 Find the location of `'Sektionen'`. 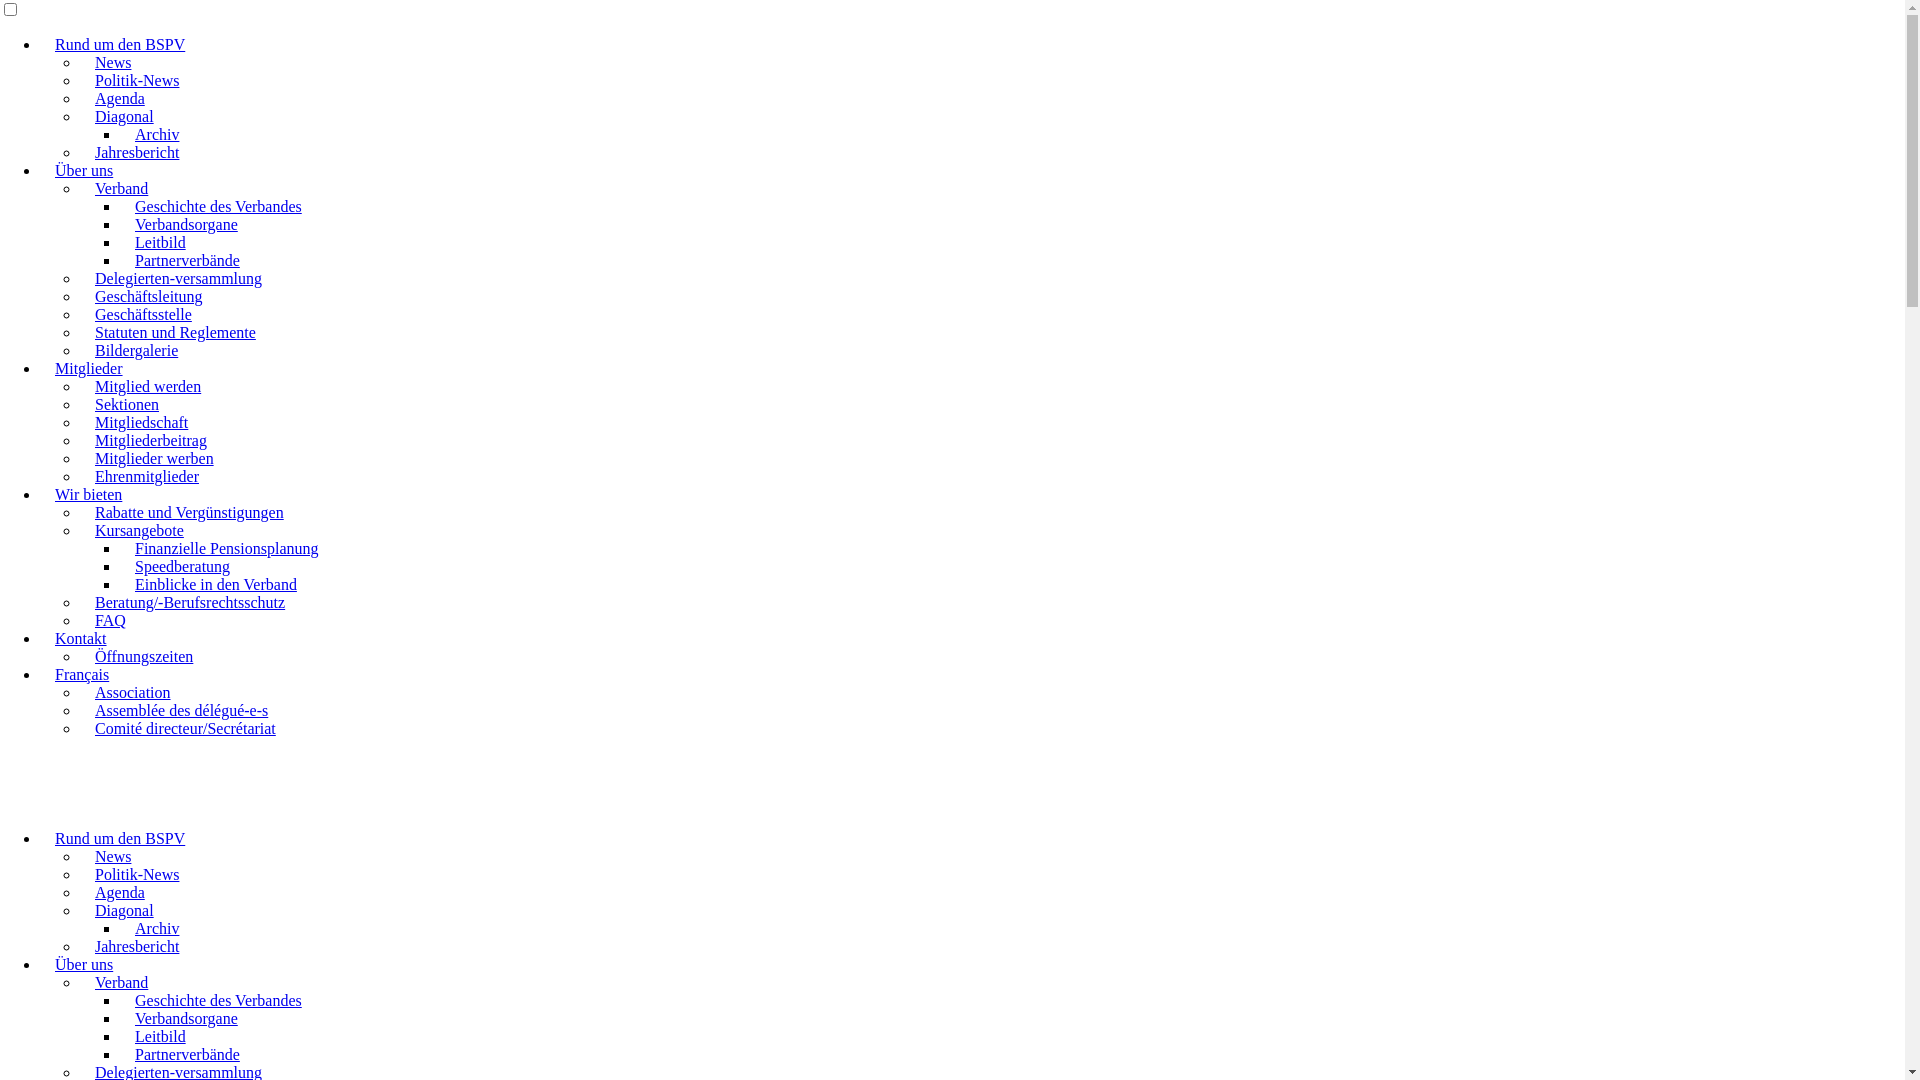

'Sektionen' is located at coordinates (125, 404).